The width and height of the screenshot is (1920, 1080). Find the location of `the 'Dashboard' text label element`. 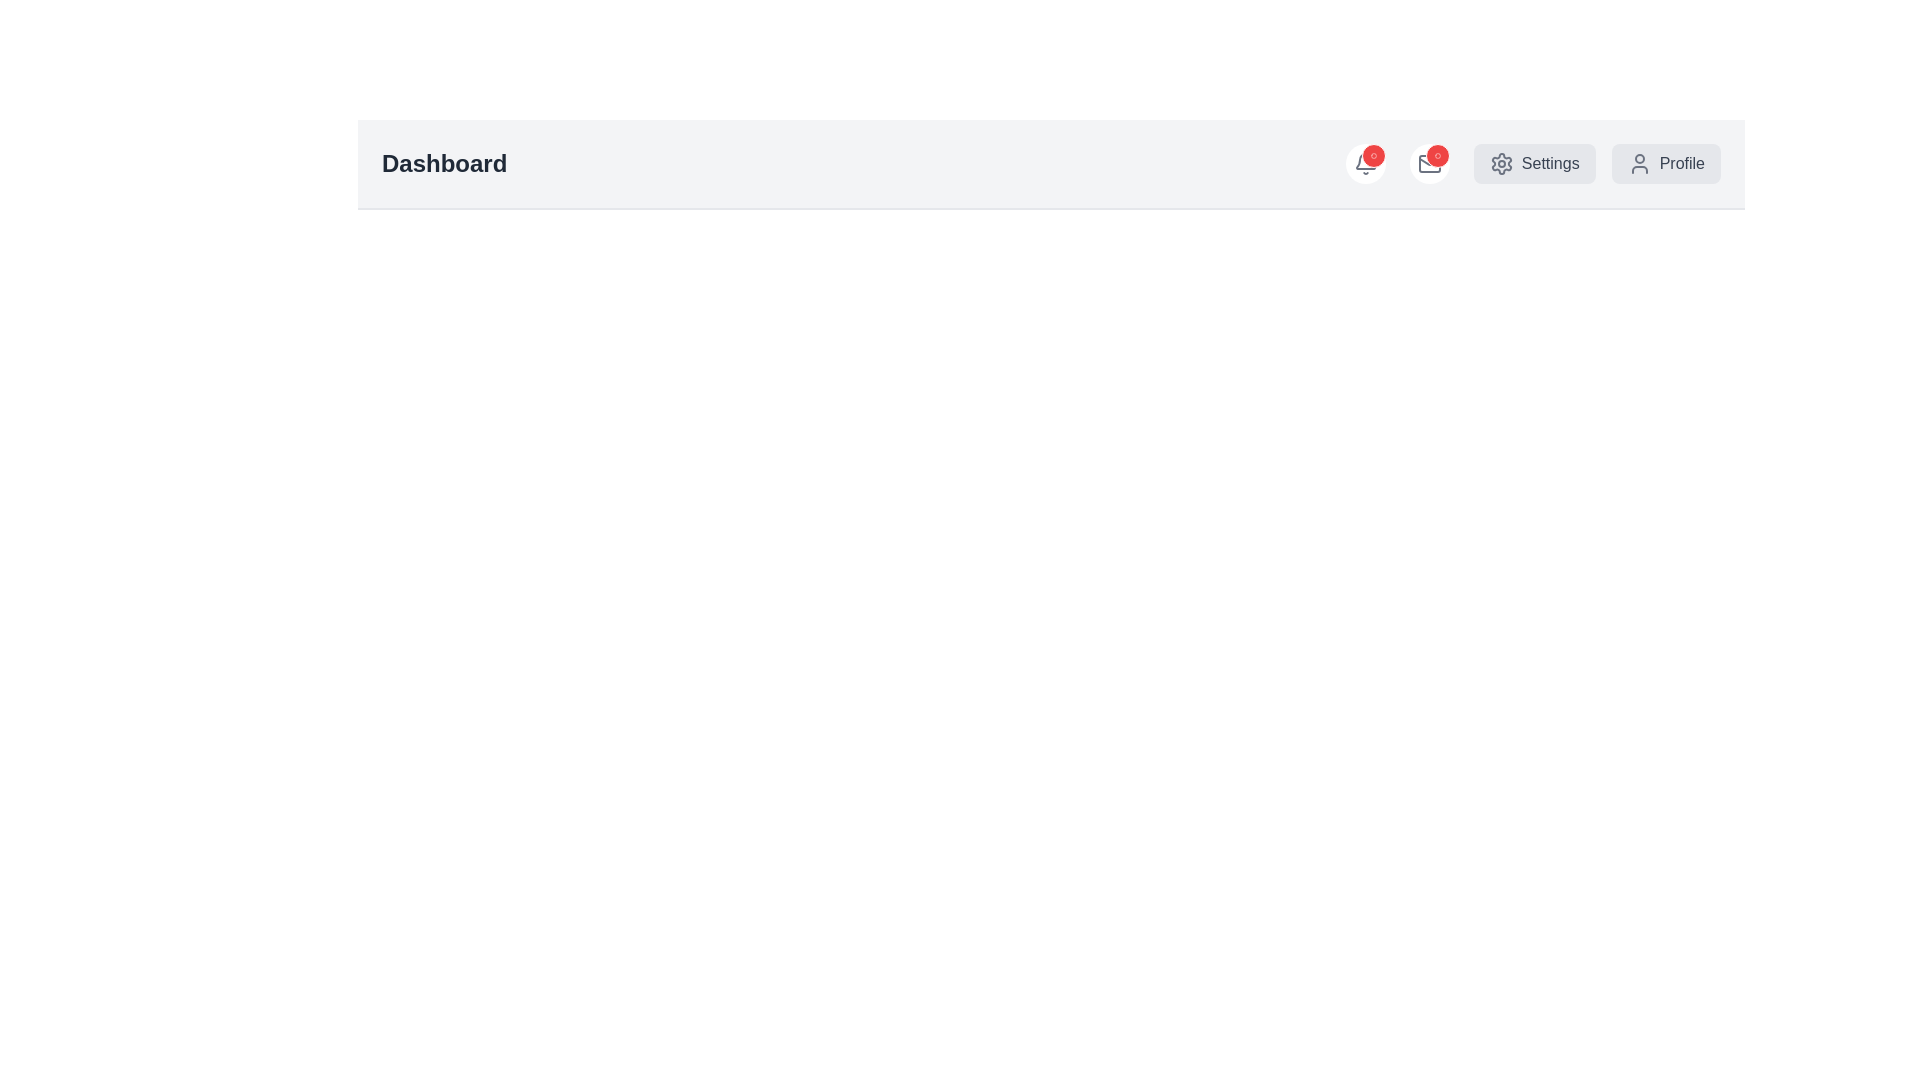

the 'Dashboard' text label element is located at coordinates (443, 163).